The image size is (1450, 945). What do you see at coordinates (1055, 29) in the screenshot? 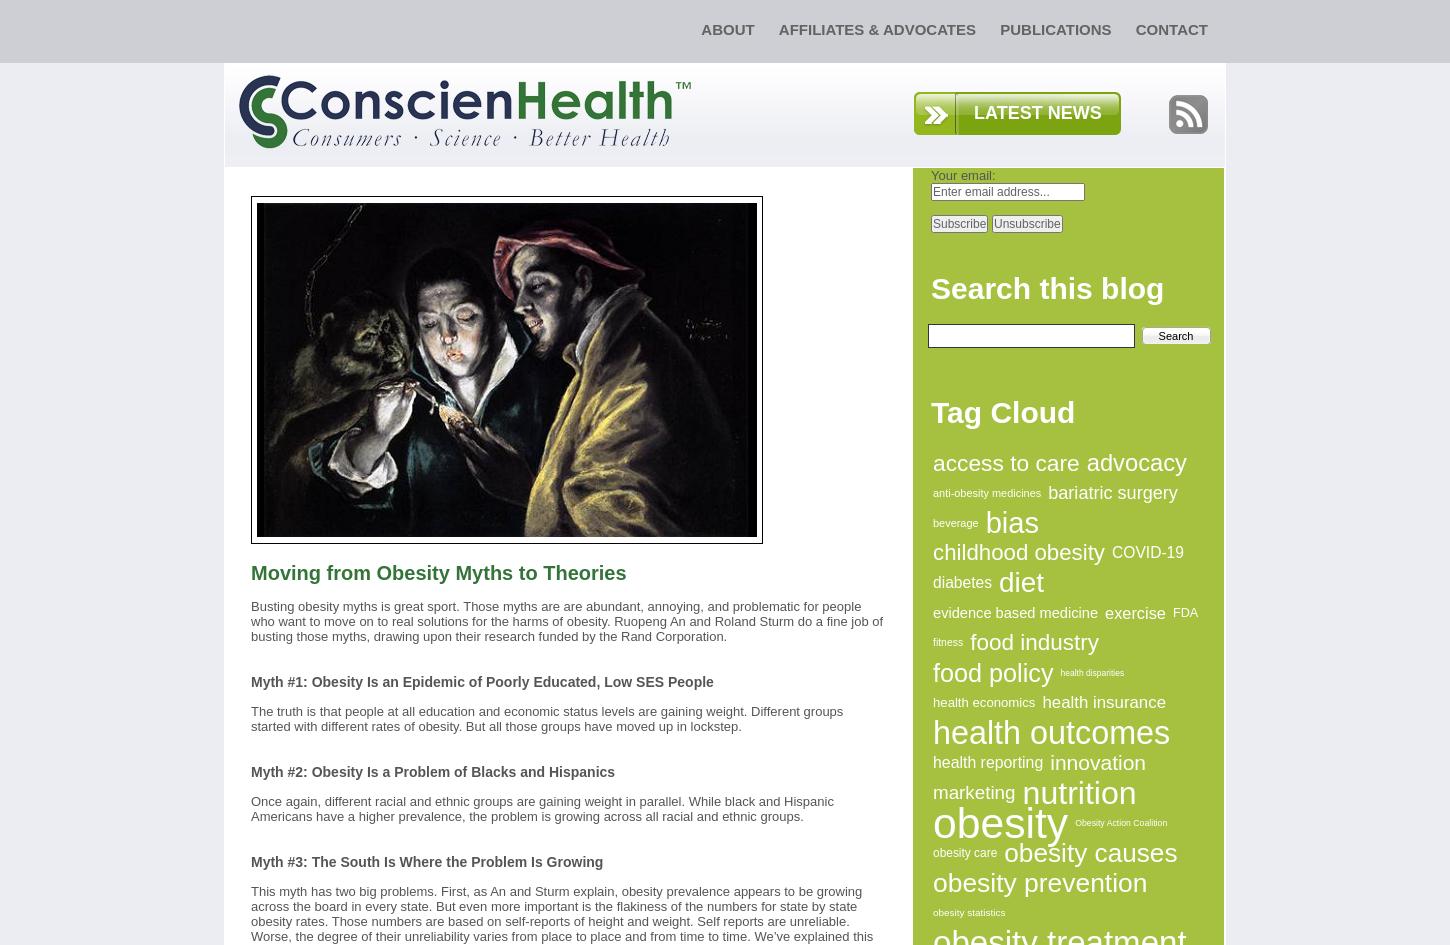
I see `'Publications'` at bounding box center [1055, 29].